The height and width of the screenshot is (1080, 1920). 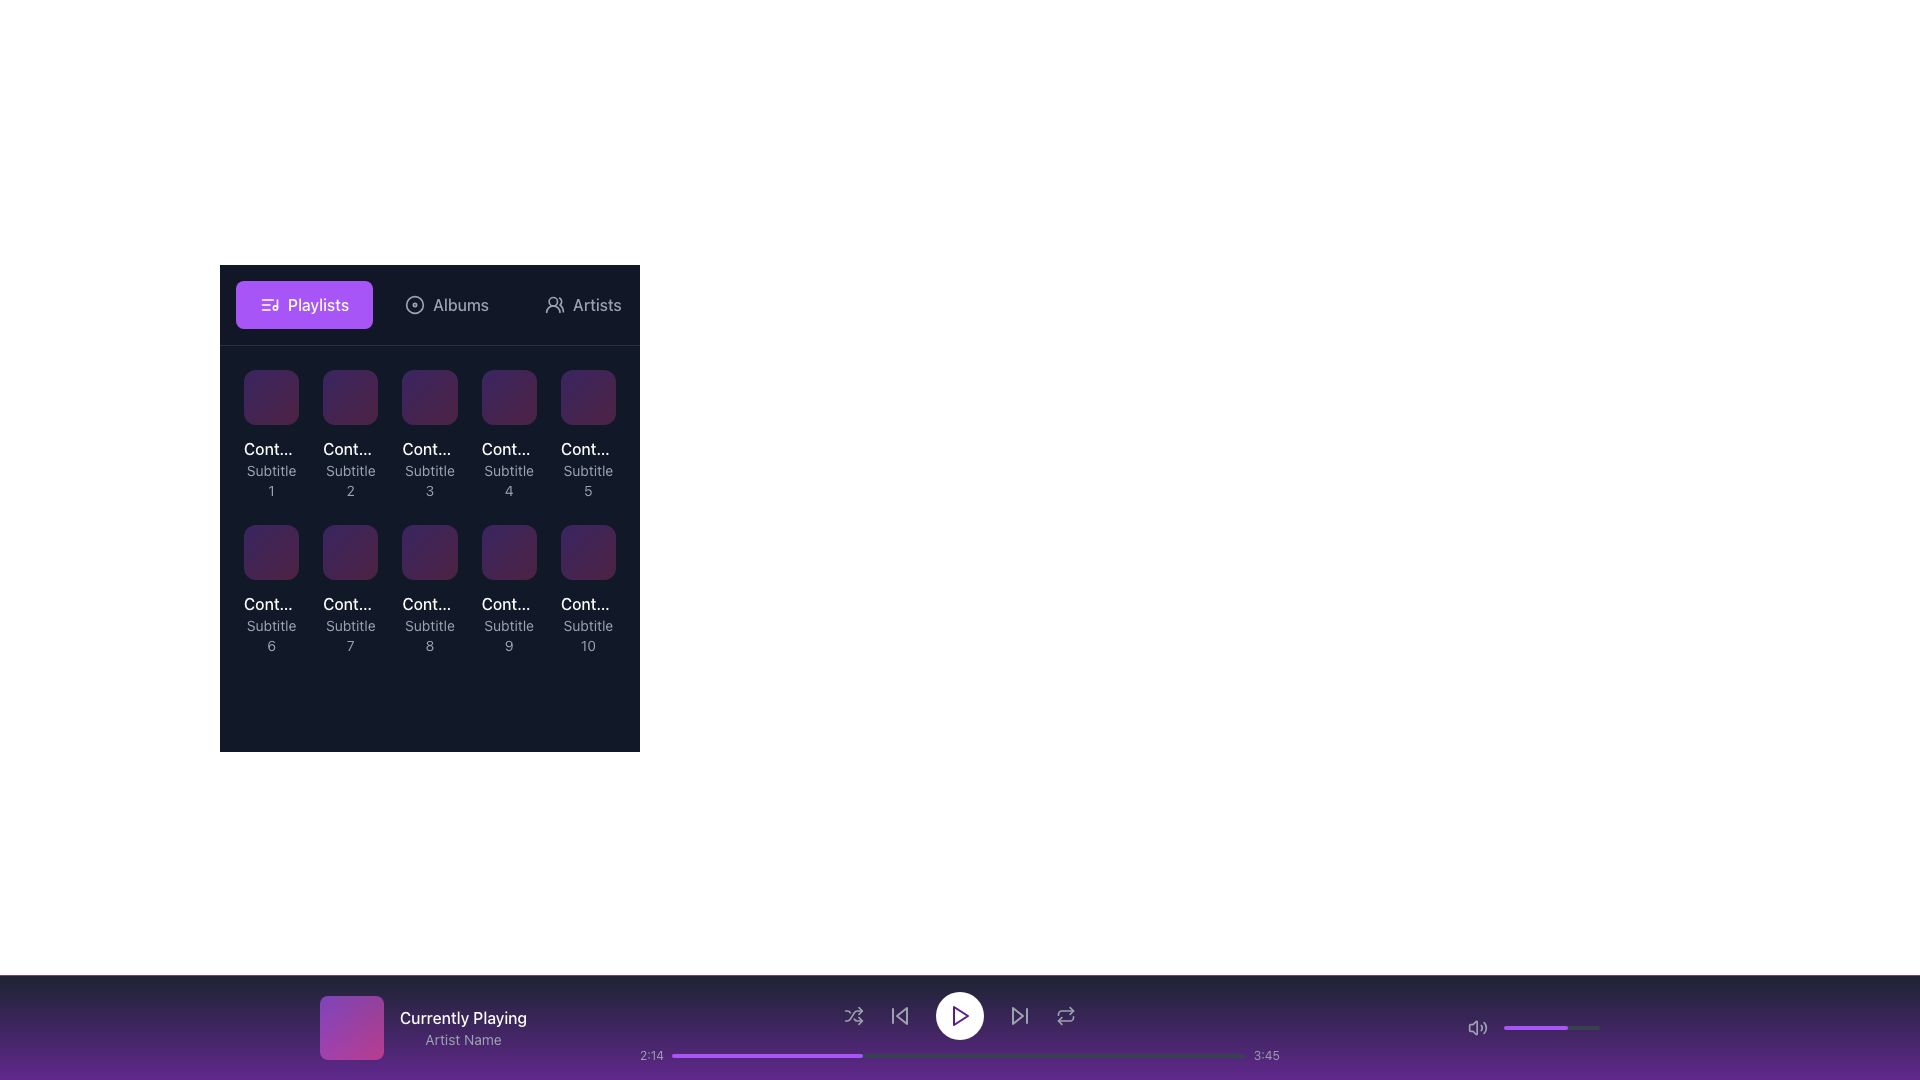 What do you see at coordinates (350, 589) in the screenshot?
I see `the card titled 'Content Title 7' located` at bounding box center [350, 589].